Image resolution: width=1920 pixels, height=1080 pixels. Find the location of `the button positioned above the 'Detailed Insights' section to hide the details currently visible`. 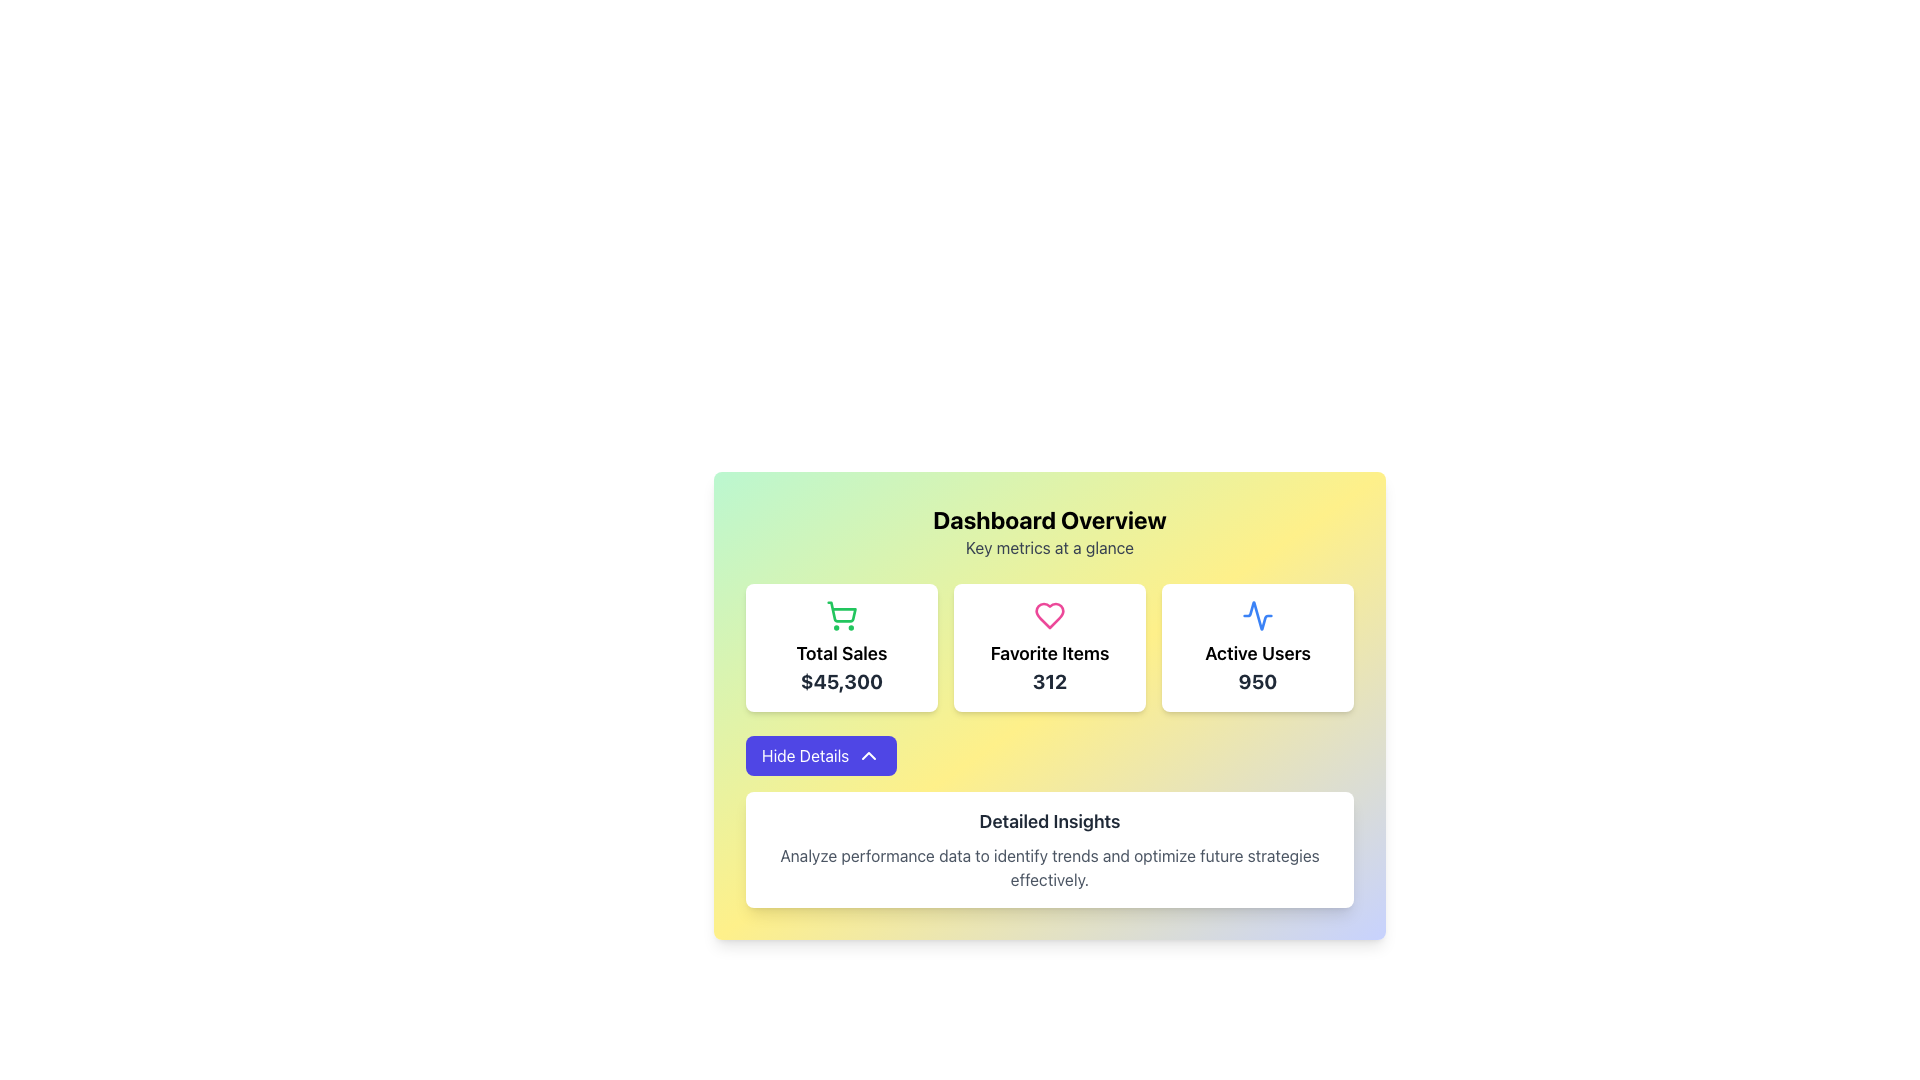

the button positioned above the 'Detailed Insights' section to hide the details currently visible is located at coordinates (821, 756).